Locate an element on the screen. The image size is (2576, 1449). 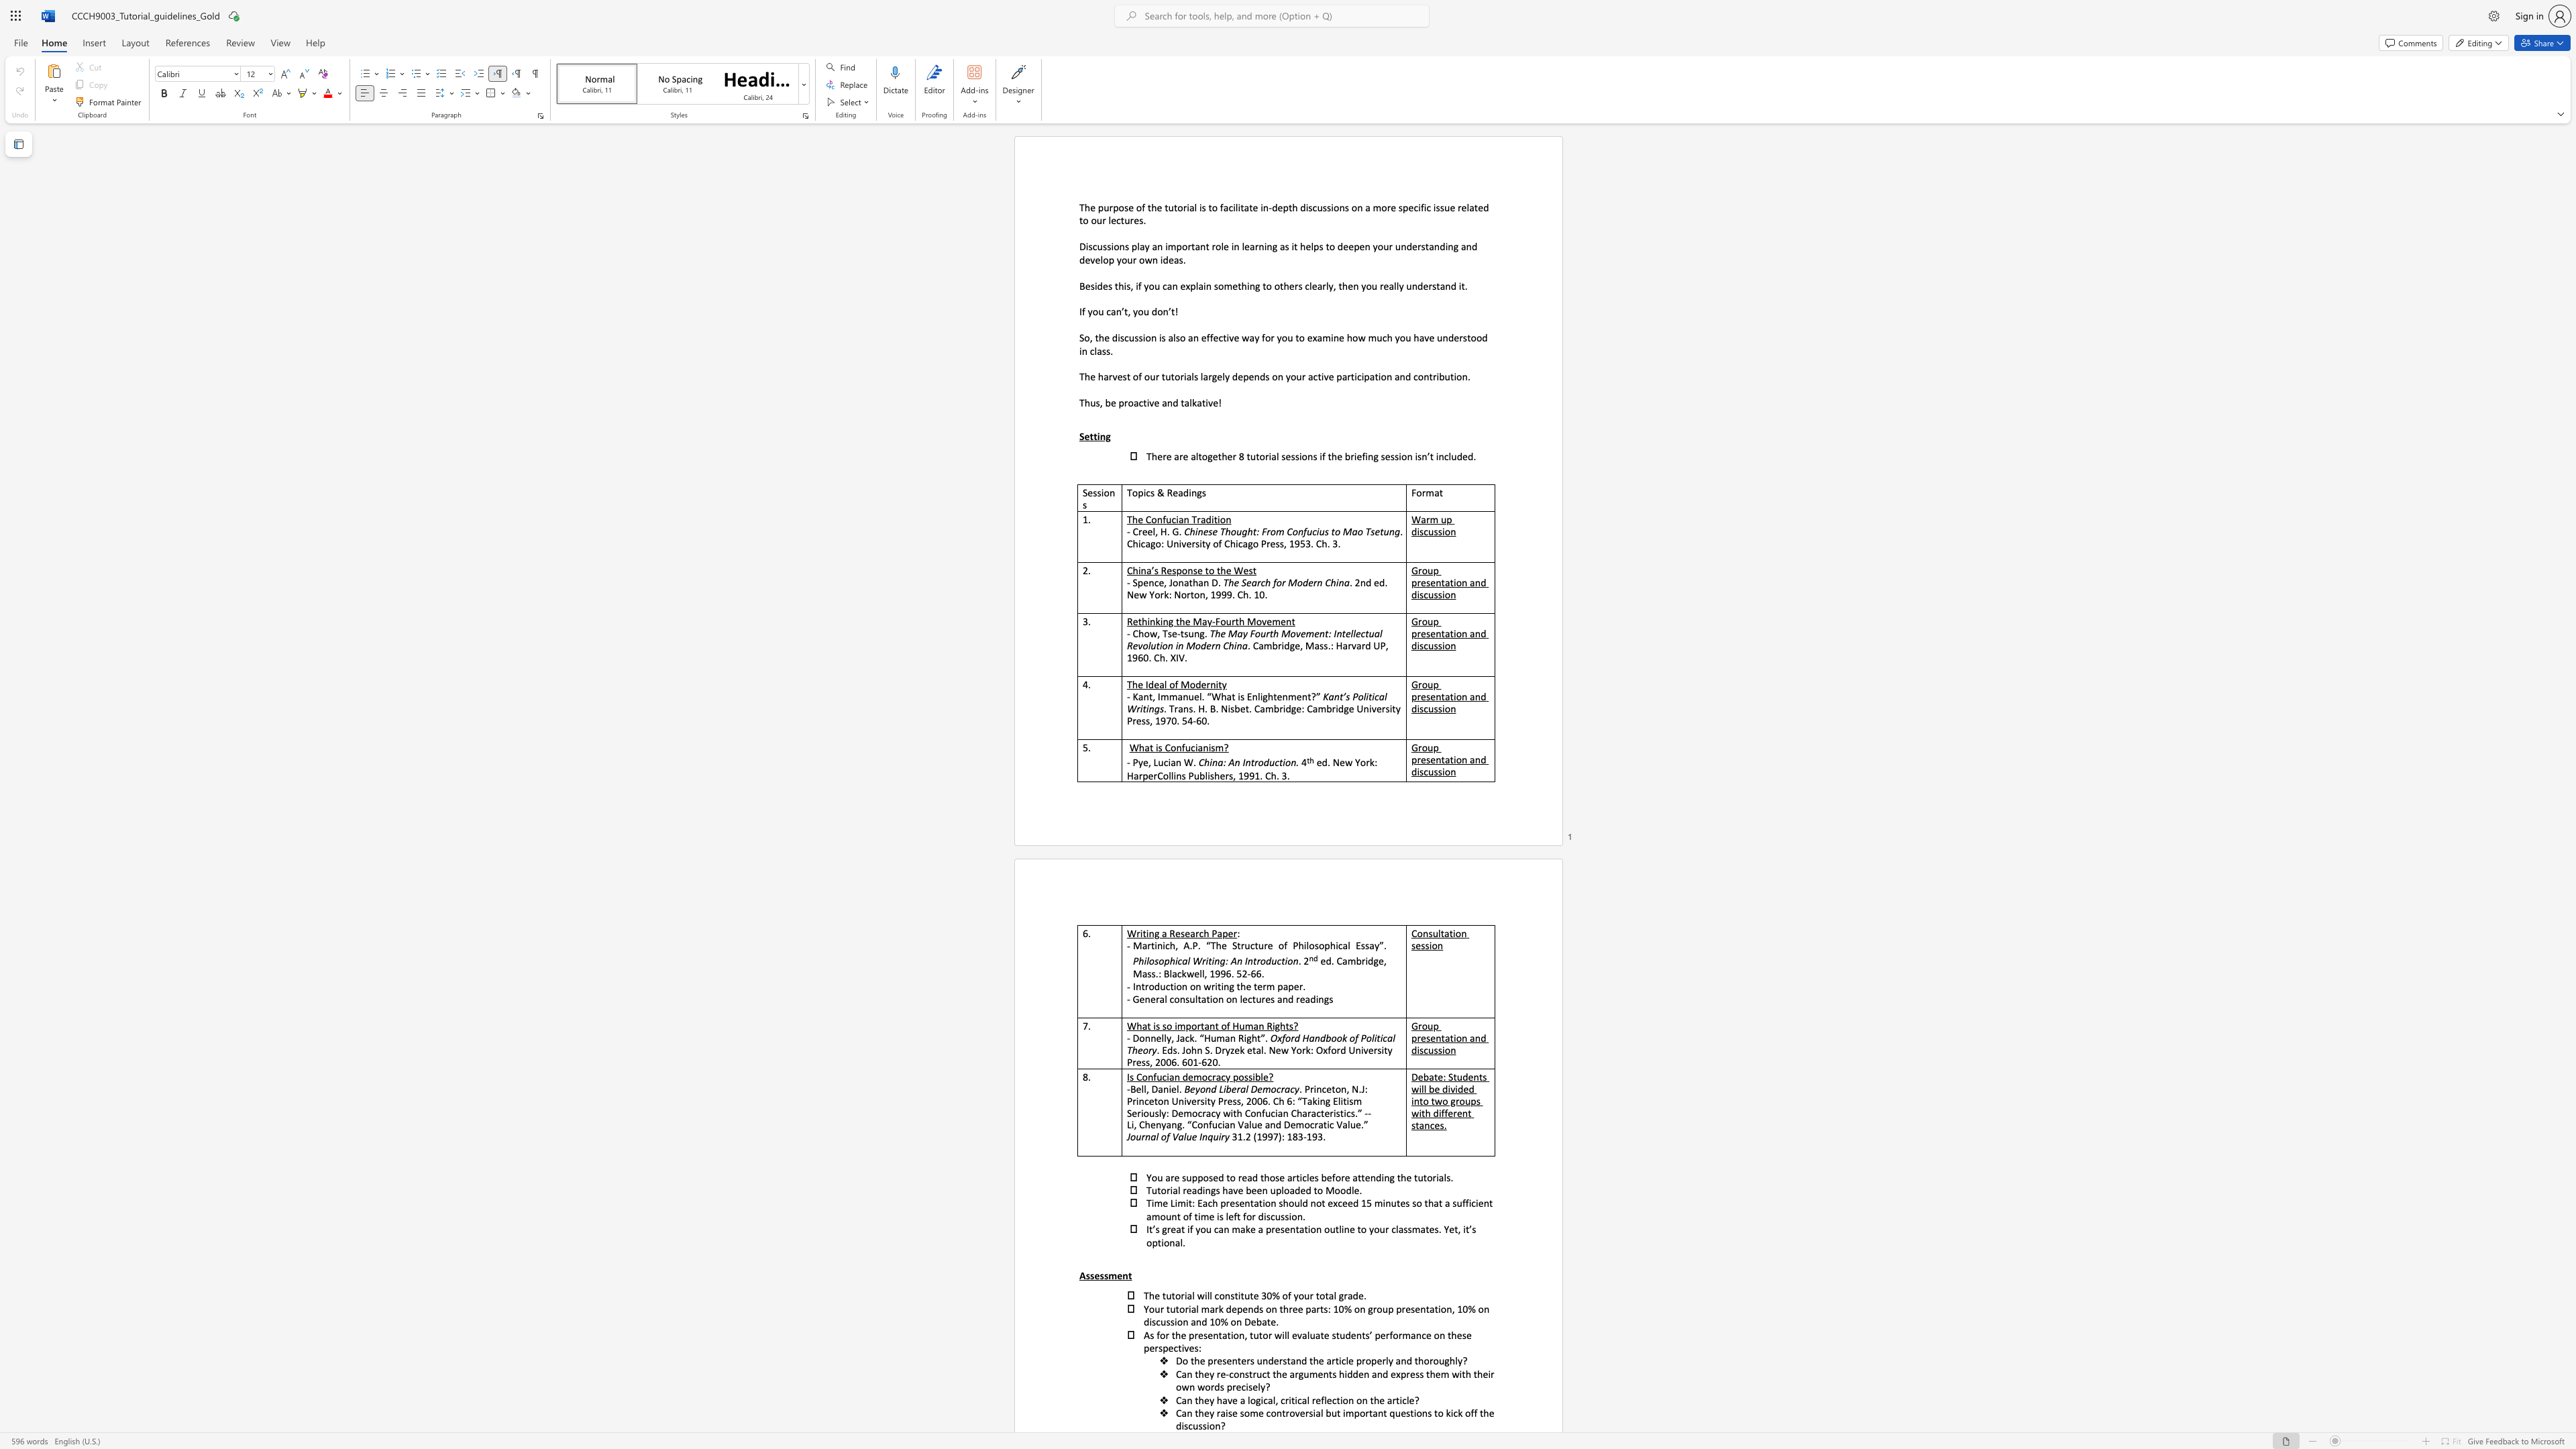
the subset text "n Tr" within the text "The Confucian Tradition" is located at coordinates (1183, 519).